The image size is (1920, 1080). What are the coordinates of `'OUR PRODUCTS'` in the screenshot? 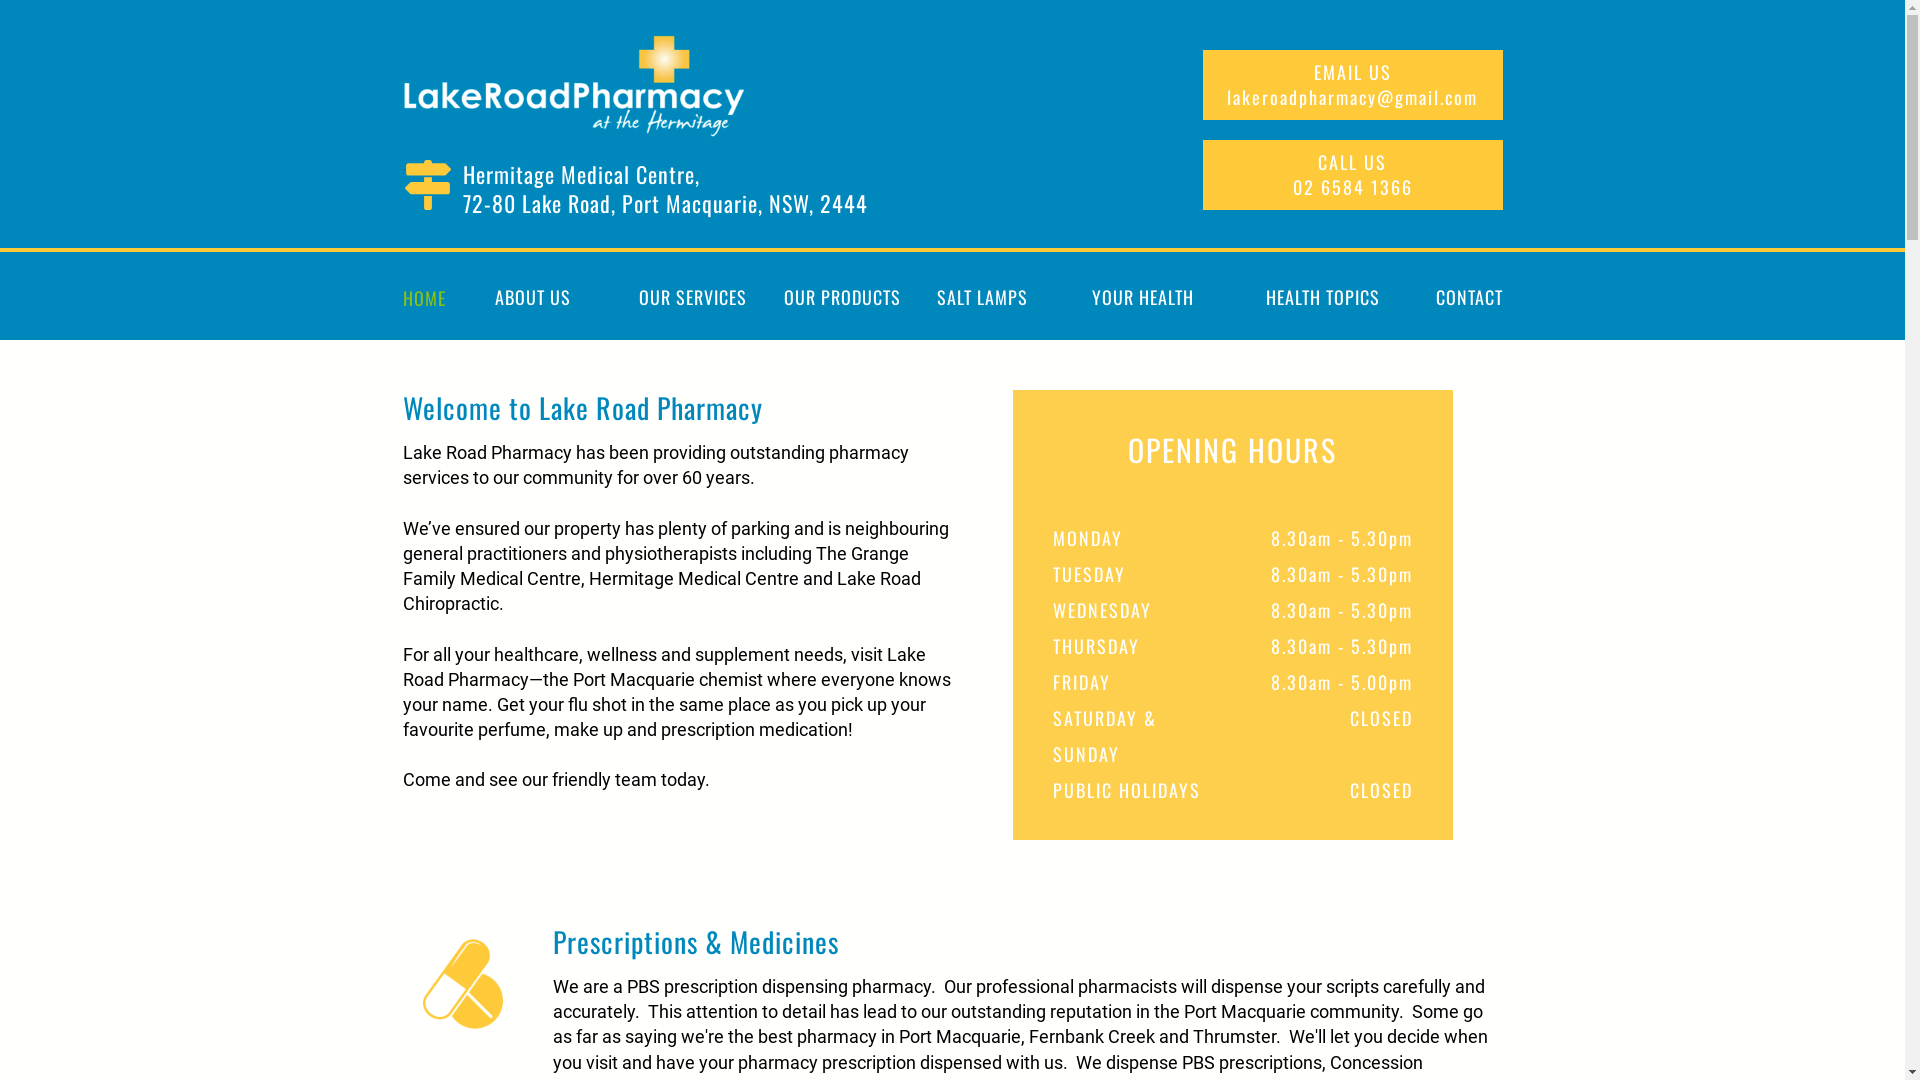 It's located at (781, 297).